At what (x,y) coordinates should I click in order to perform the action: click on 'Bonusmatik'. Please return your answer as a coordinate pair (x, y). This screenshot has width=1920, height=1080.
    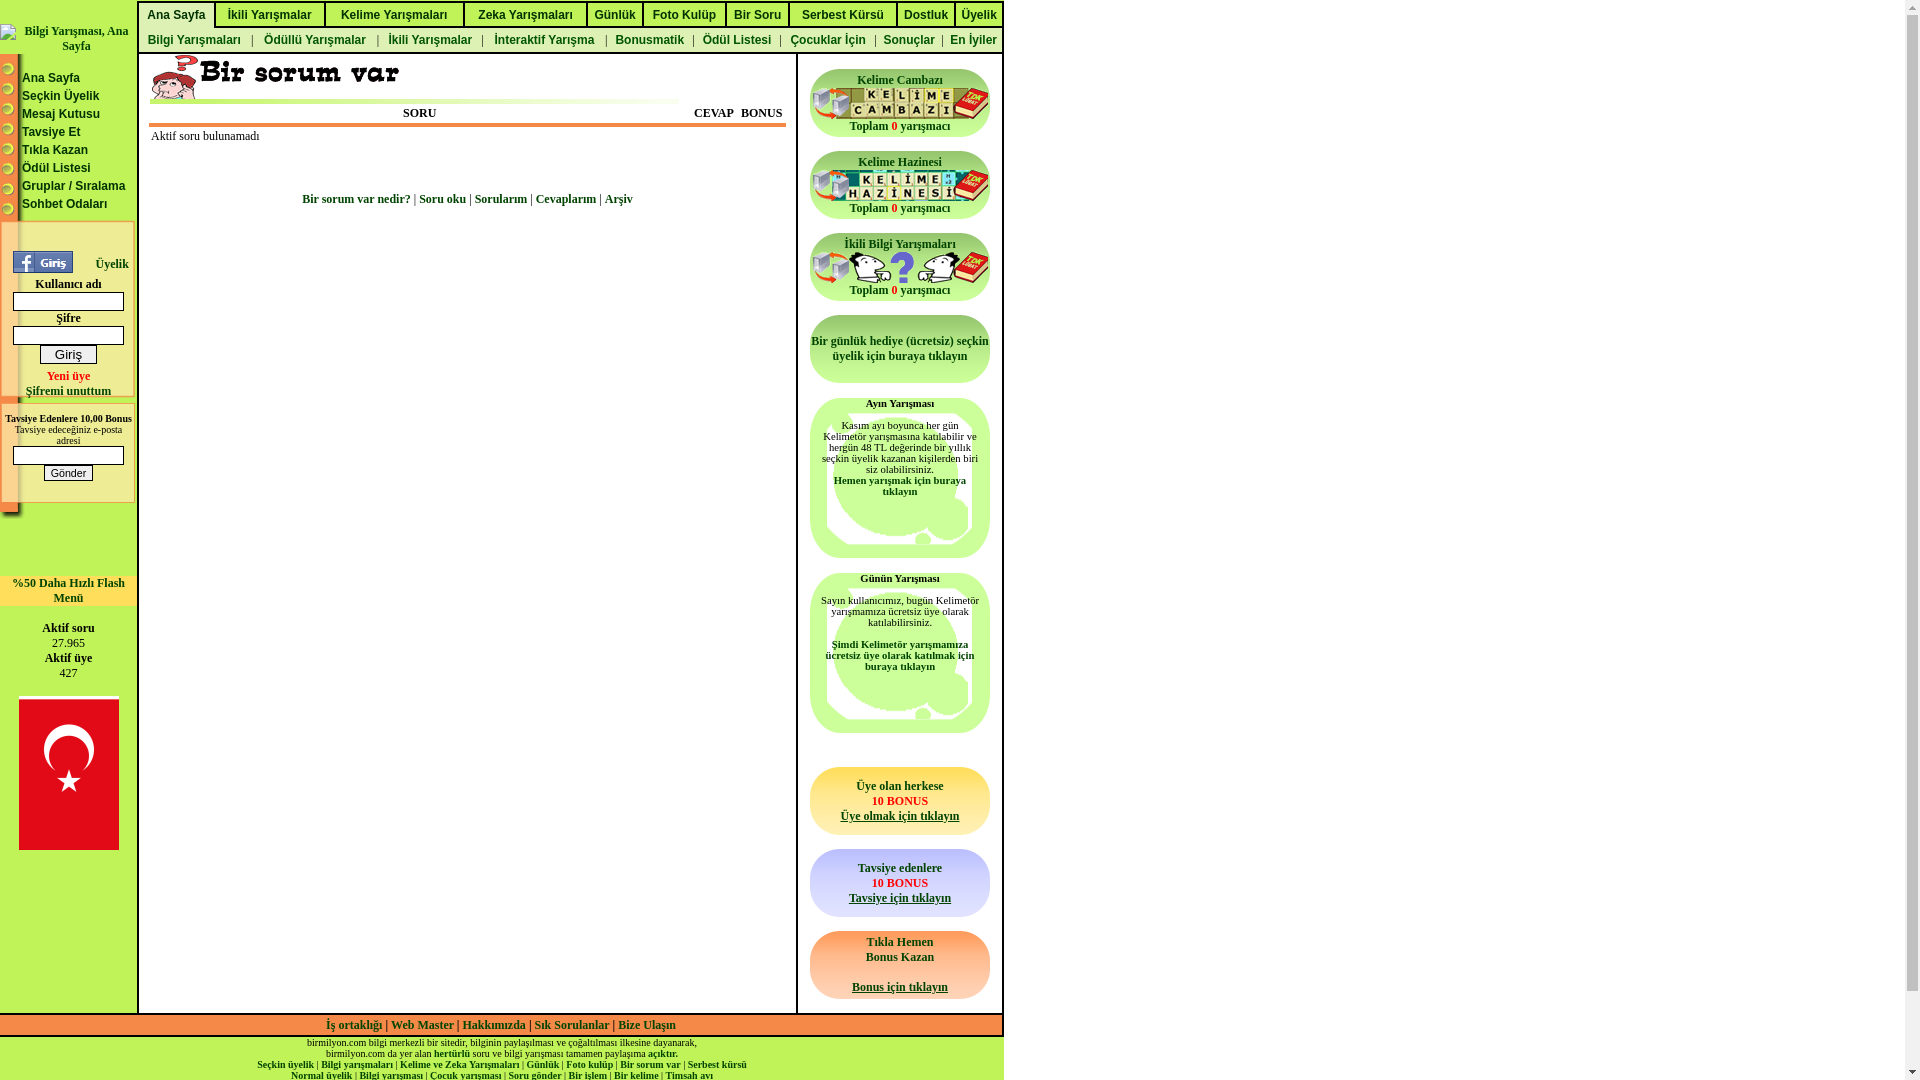
    Looking at the image, I should click on (608, 39).